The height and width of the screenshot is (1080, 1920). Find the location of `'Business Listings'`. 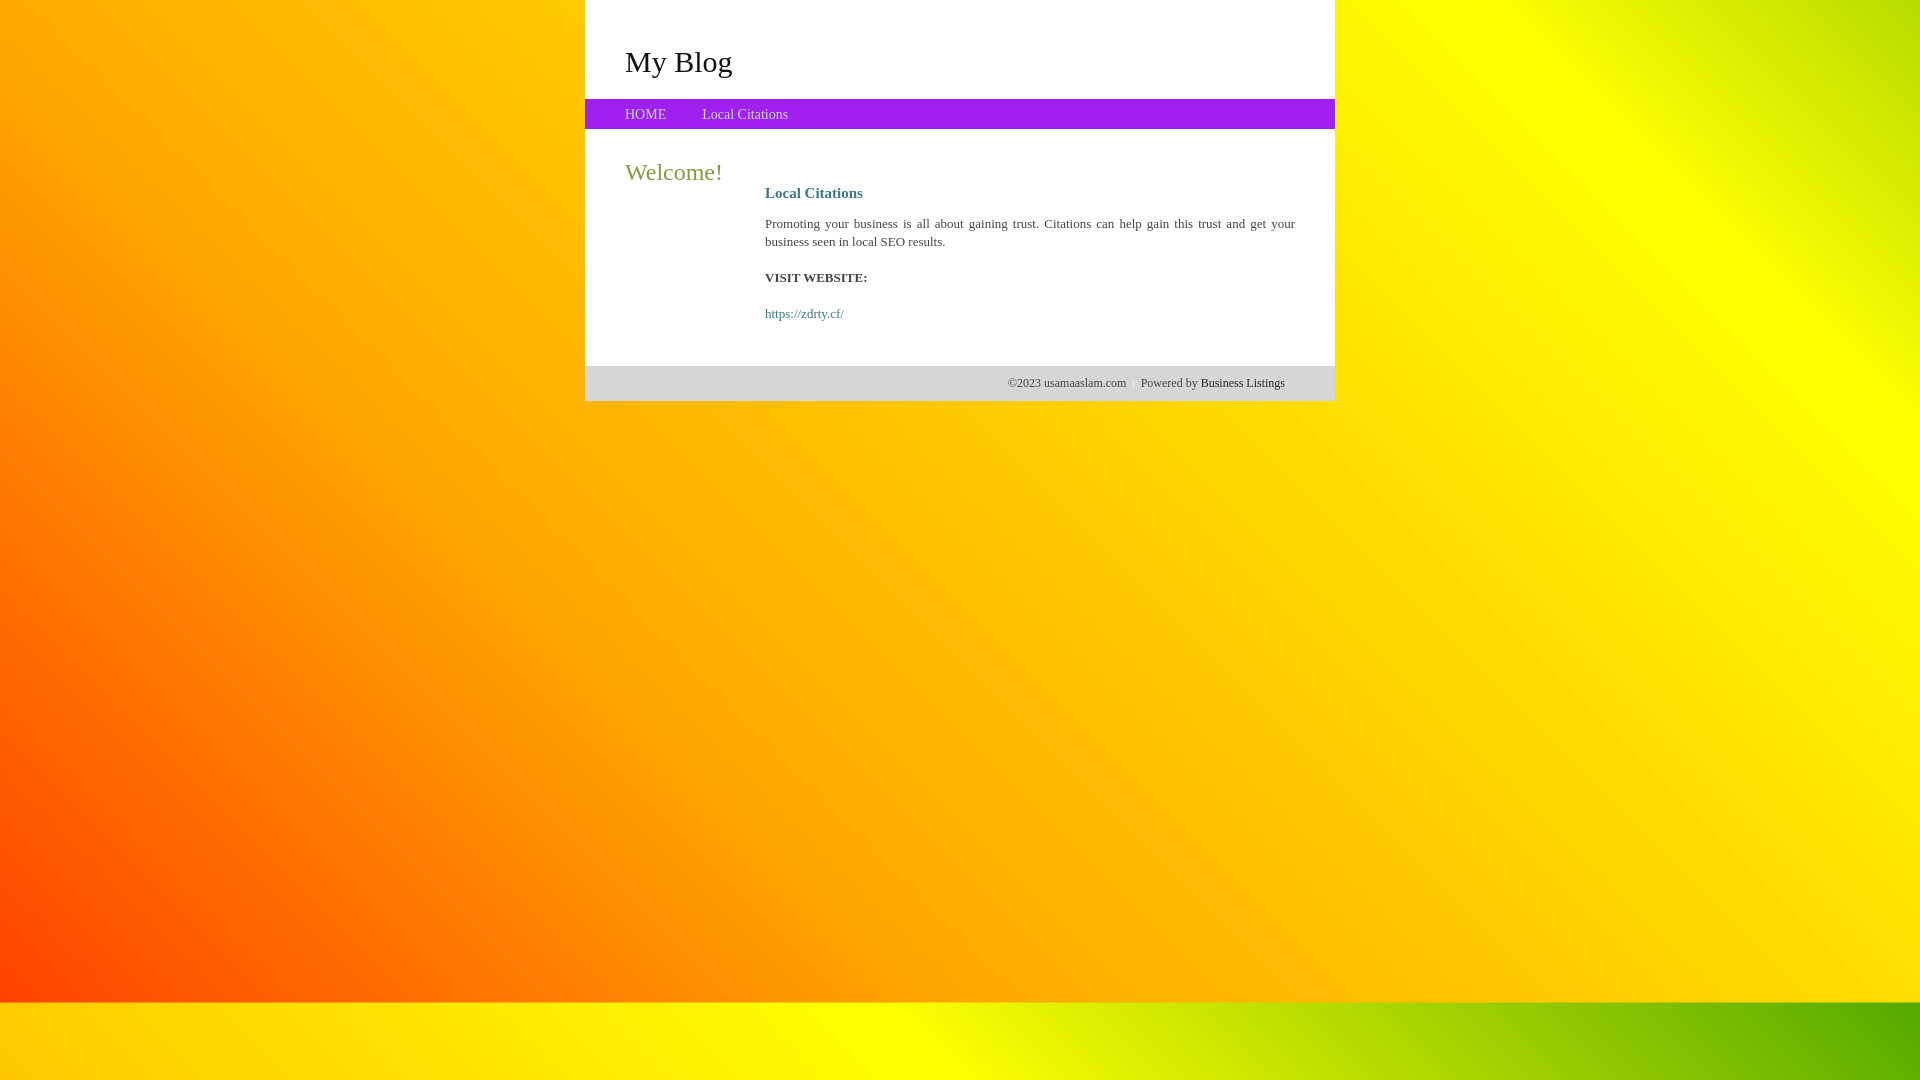

'Business Listings' is located at coordinates (1200, 382).